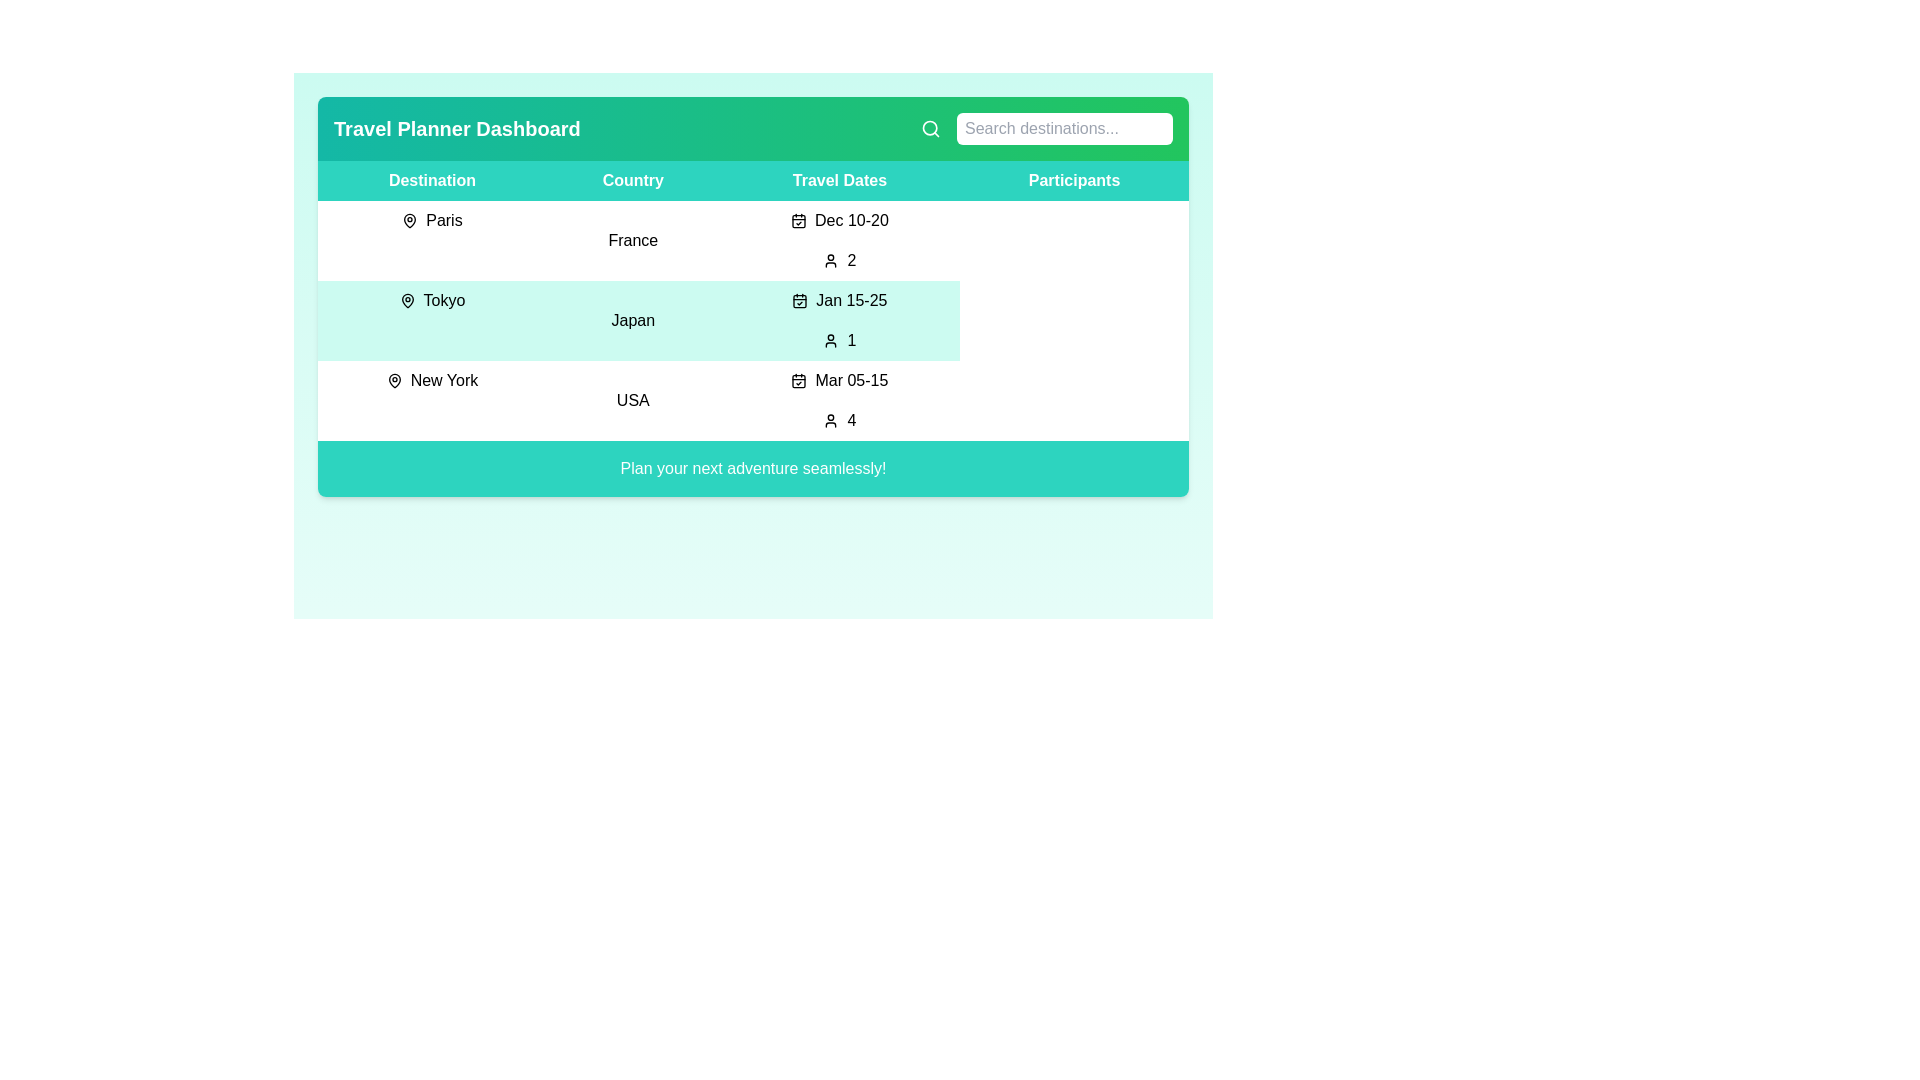 The image size is (1920, 1080). I want to click on the location icon indicating 'New York' in the Destination column, which is the first graphical element in its row, so click(394, 381).